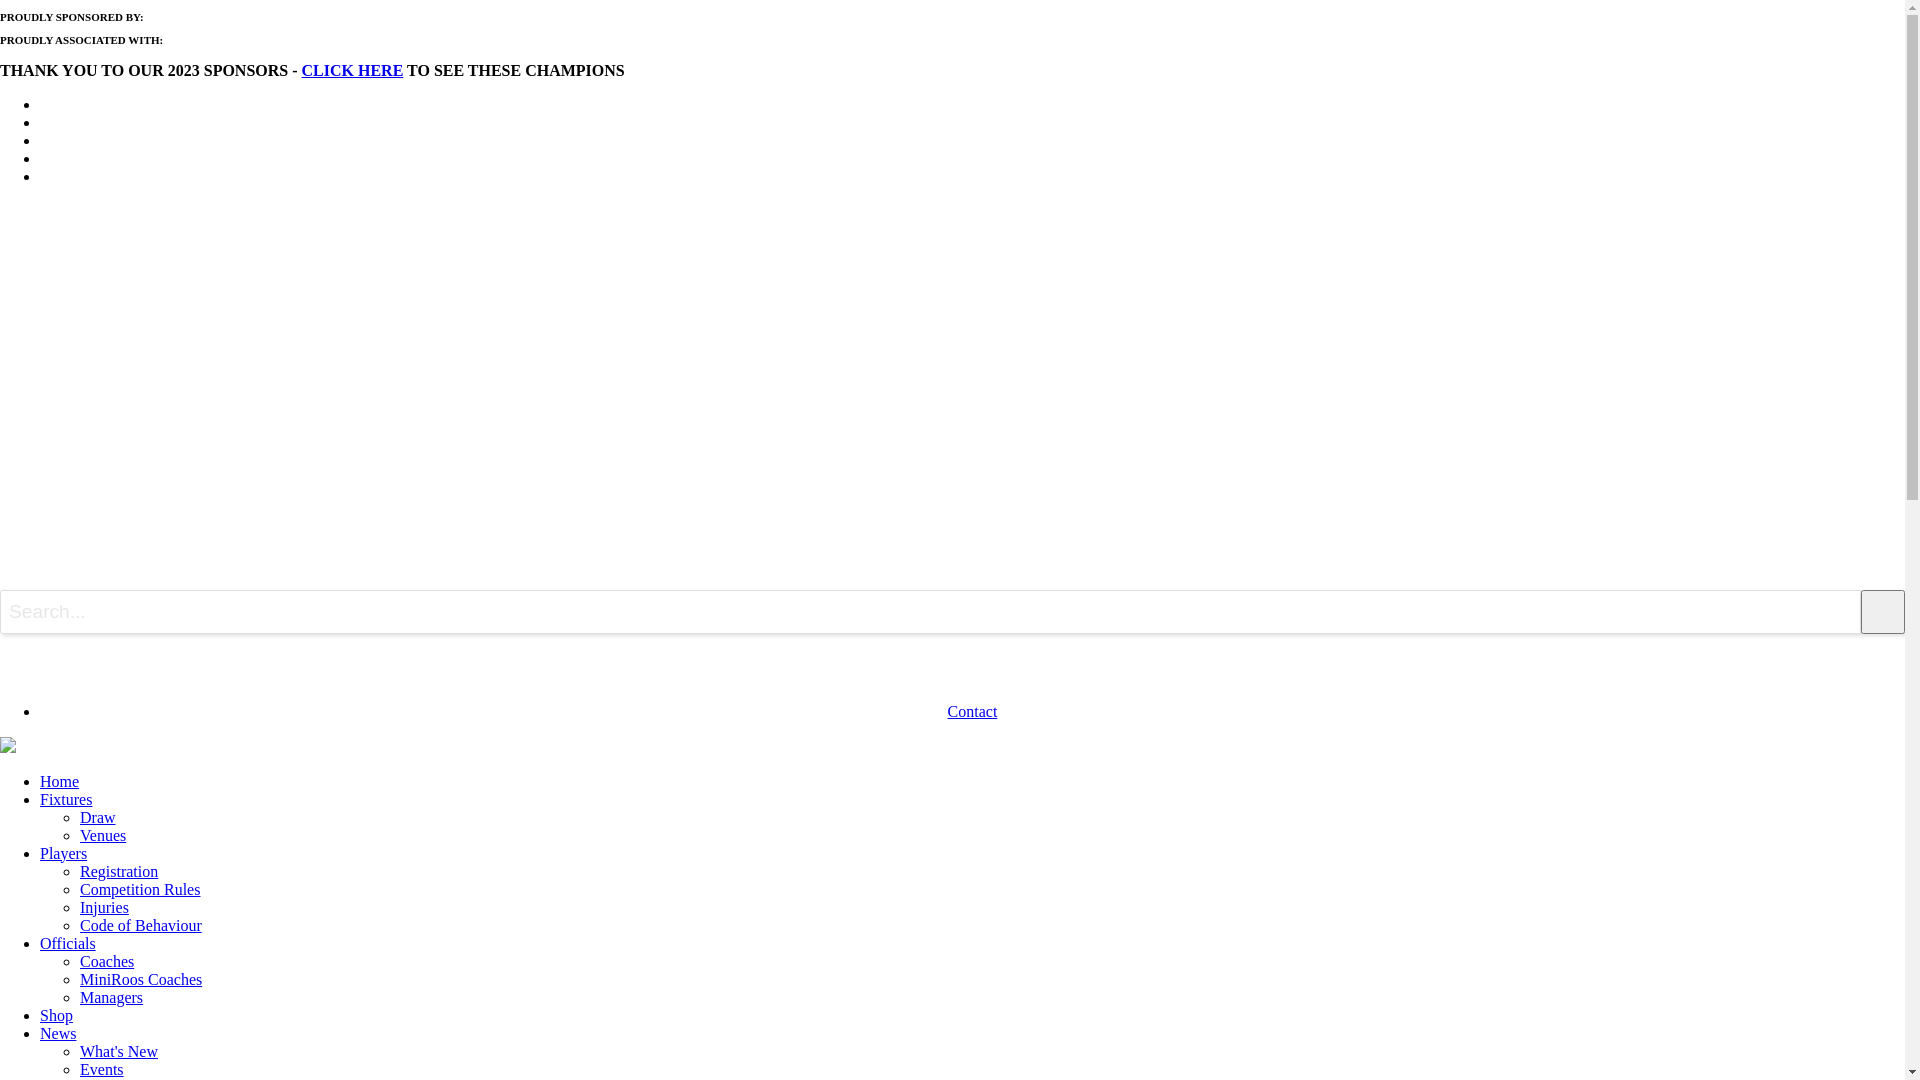  I want to click on 'Coaches', so click(80, 960).